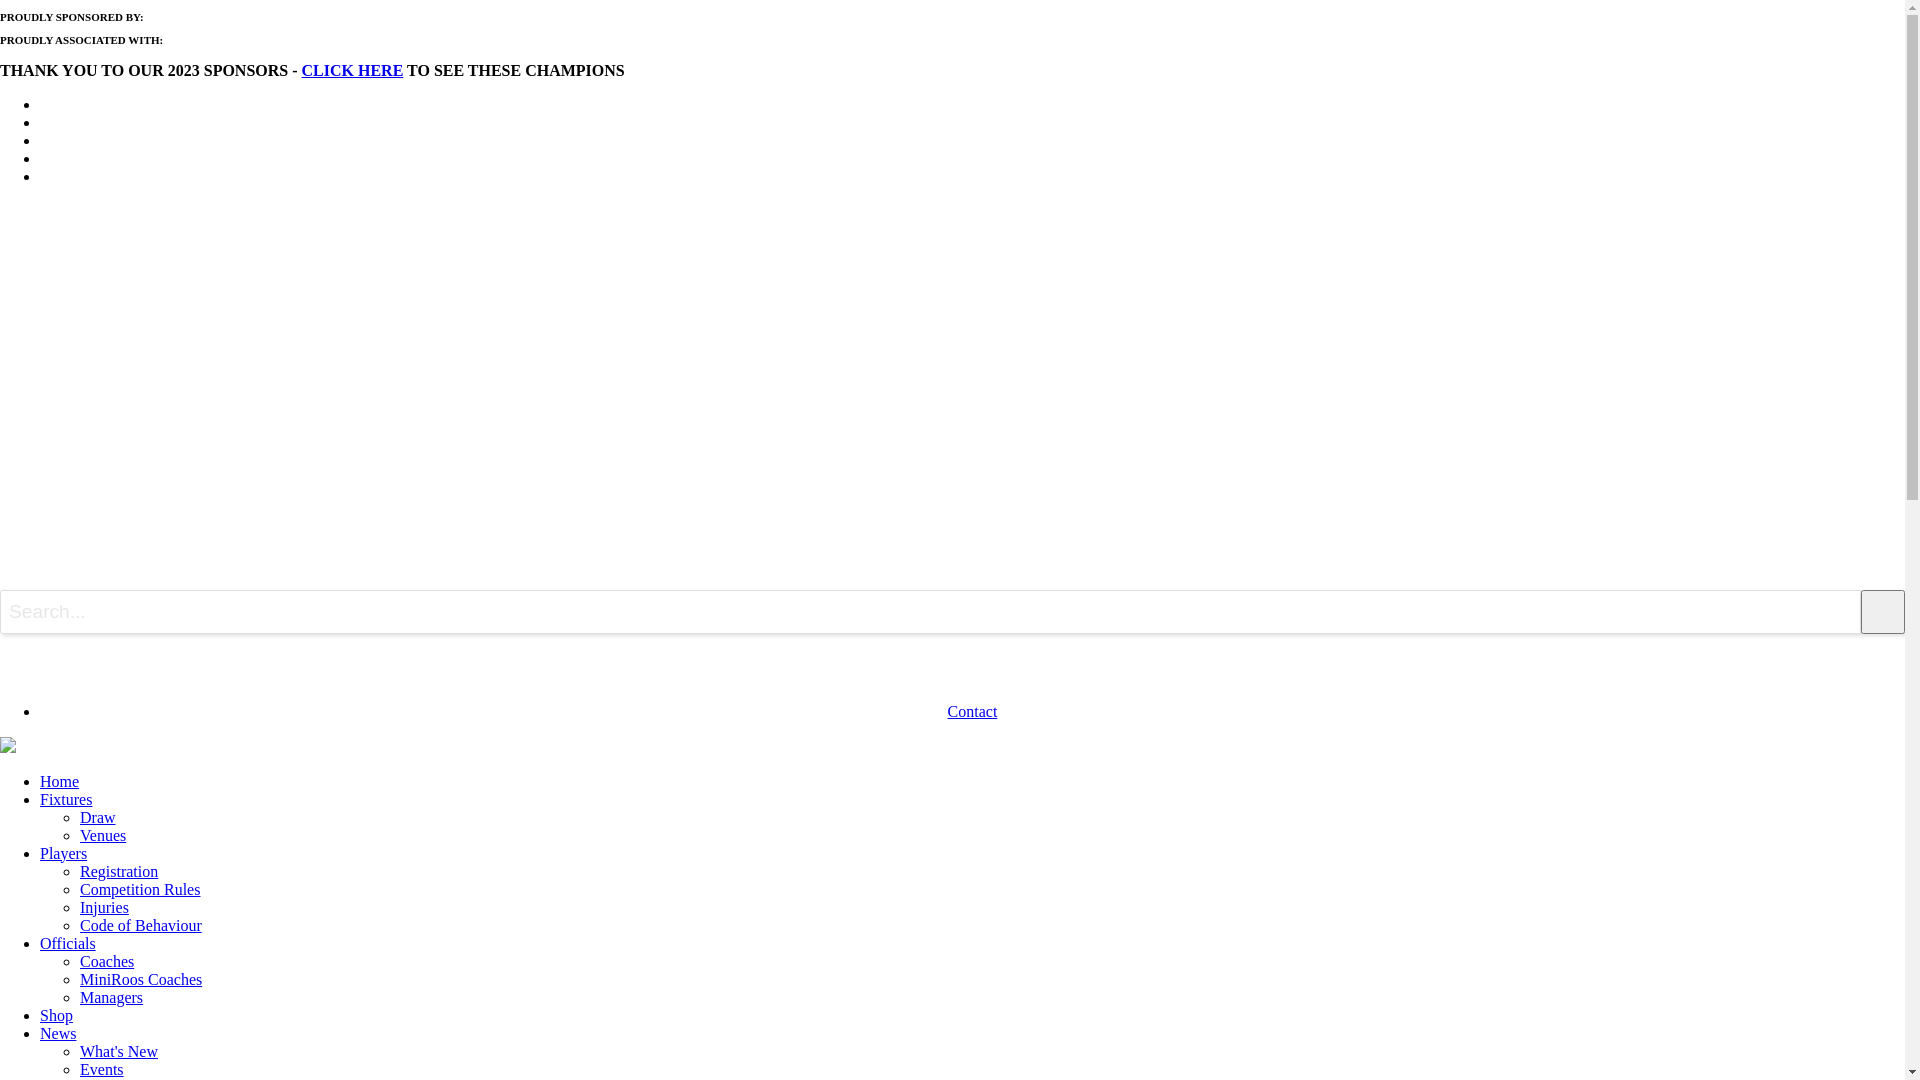  I want to click on 'Coaches', so click(80, 960).